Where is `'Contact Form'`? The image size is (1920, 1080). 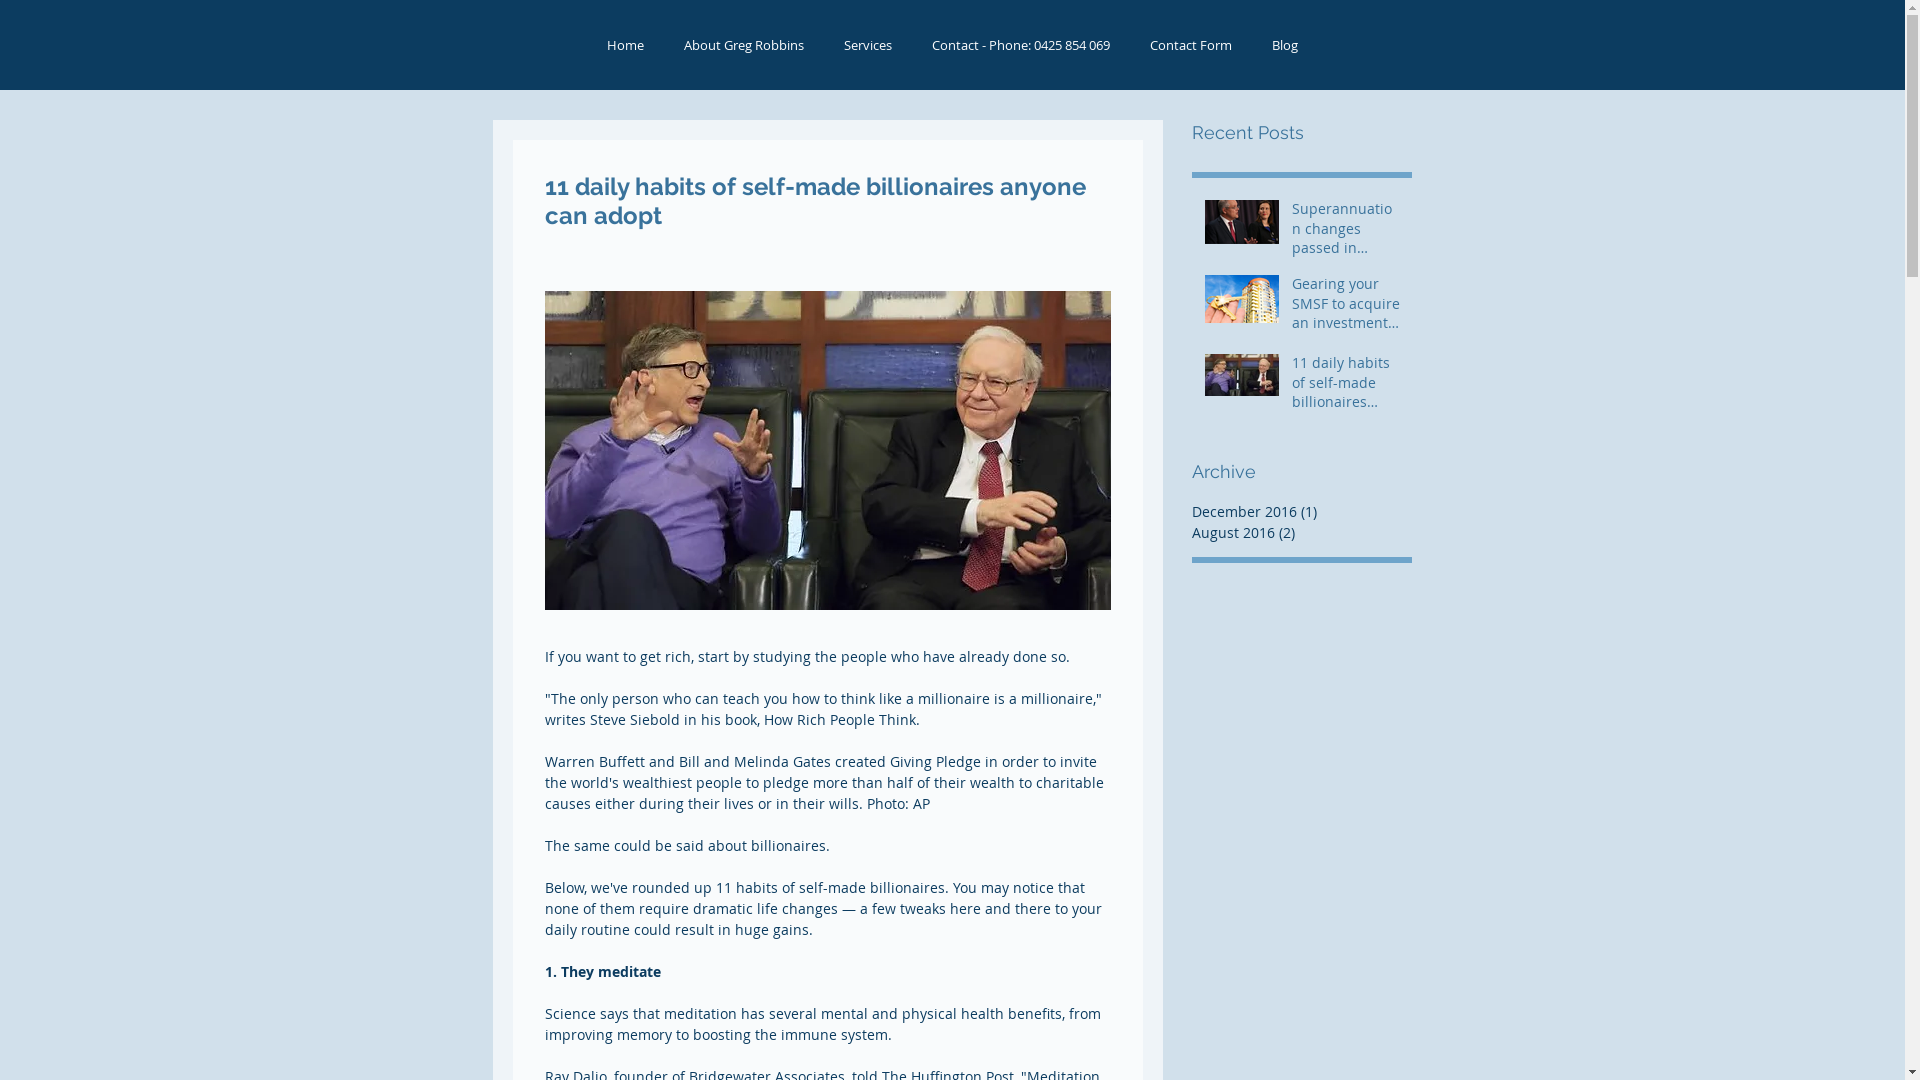
'Contact Form' is located at coordinates (1190, 45).